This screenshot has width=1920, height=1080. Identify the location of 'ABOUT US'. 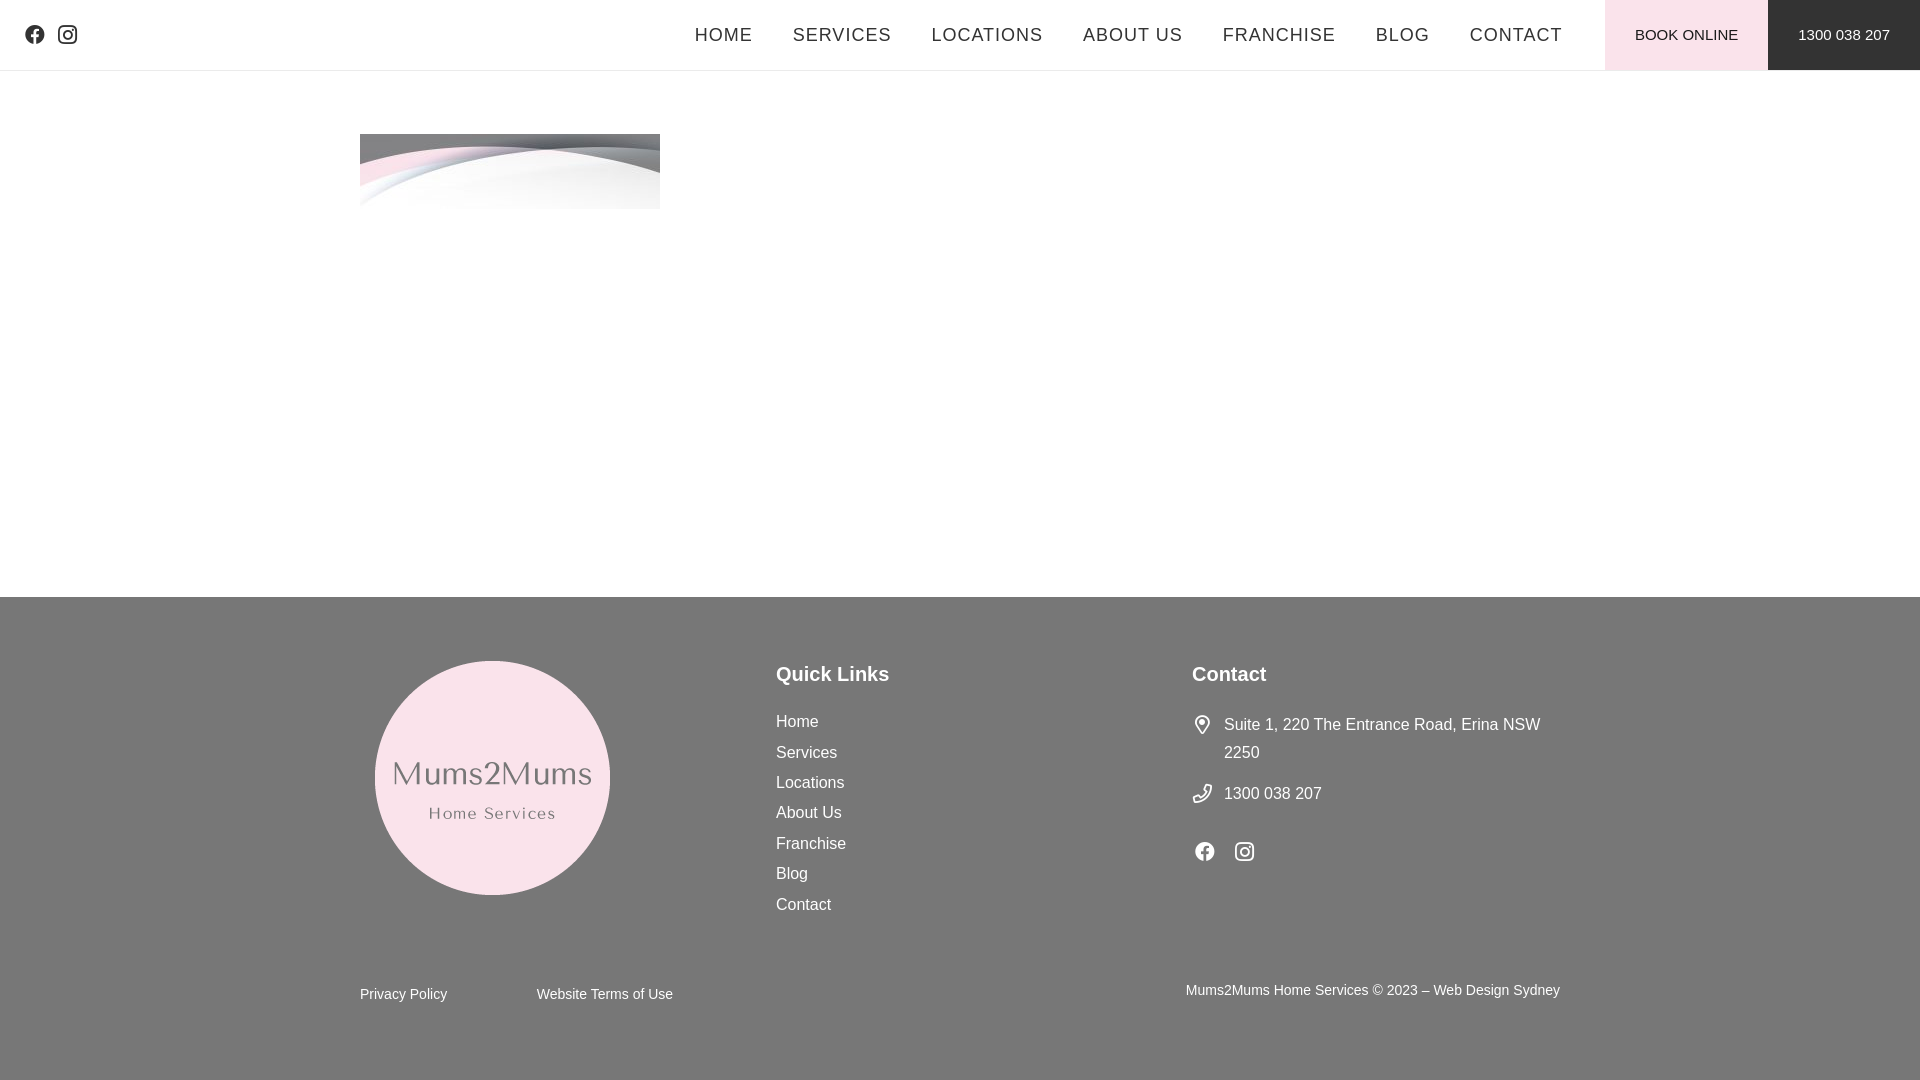
(1132, 34).